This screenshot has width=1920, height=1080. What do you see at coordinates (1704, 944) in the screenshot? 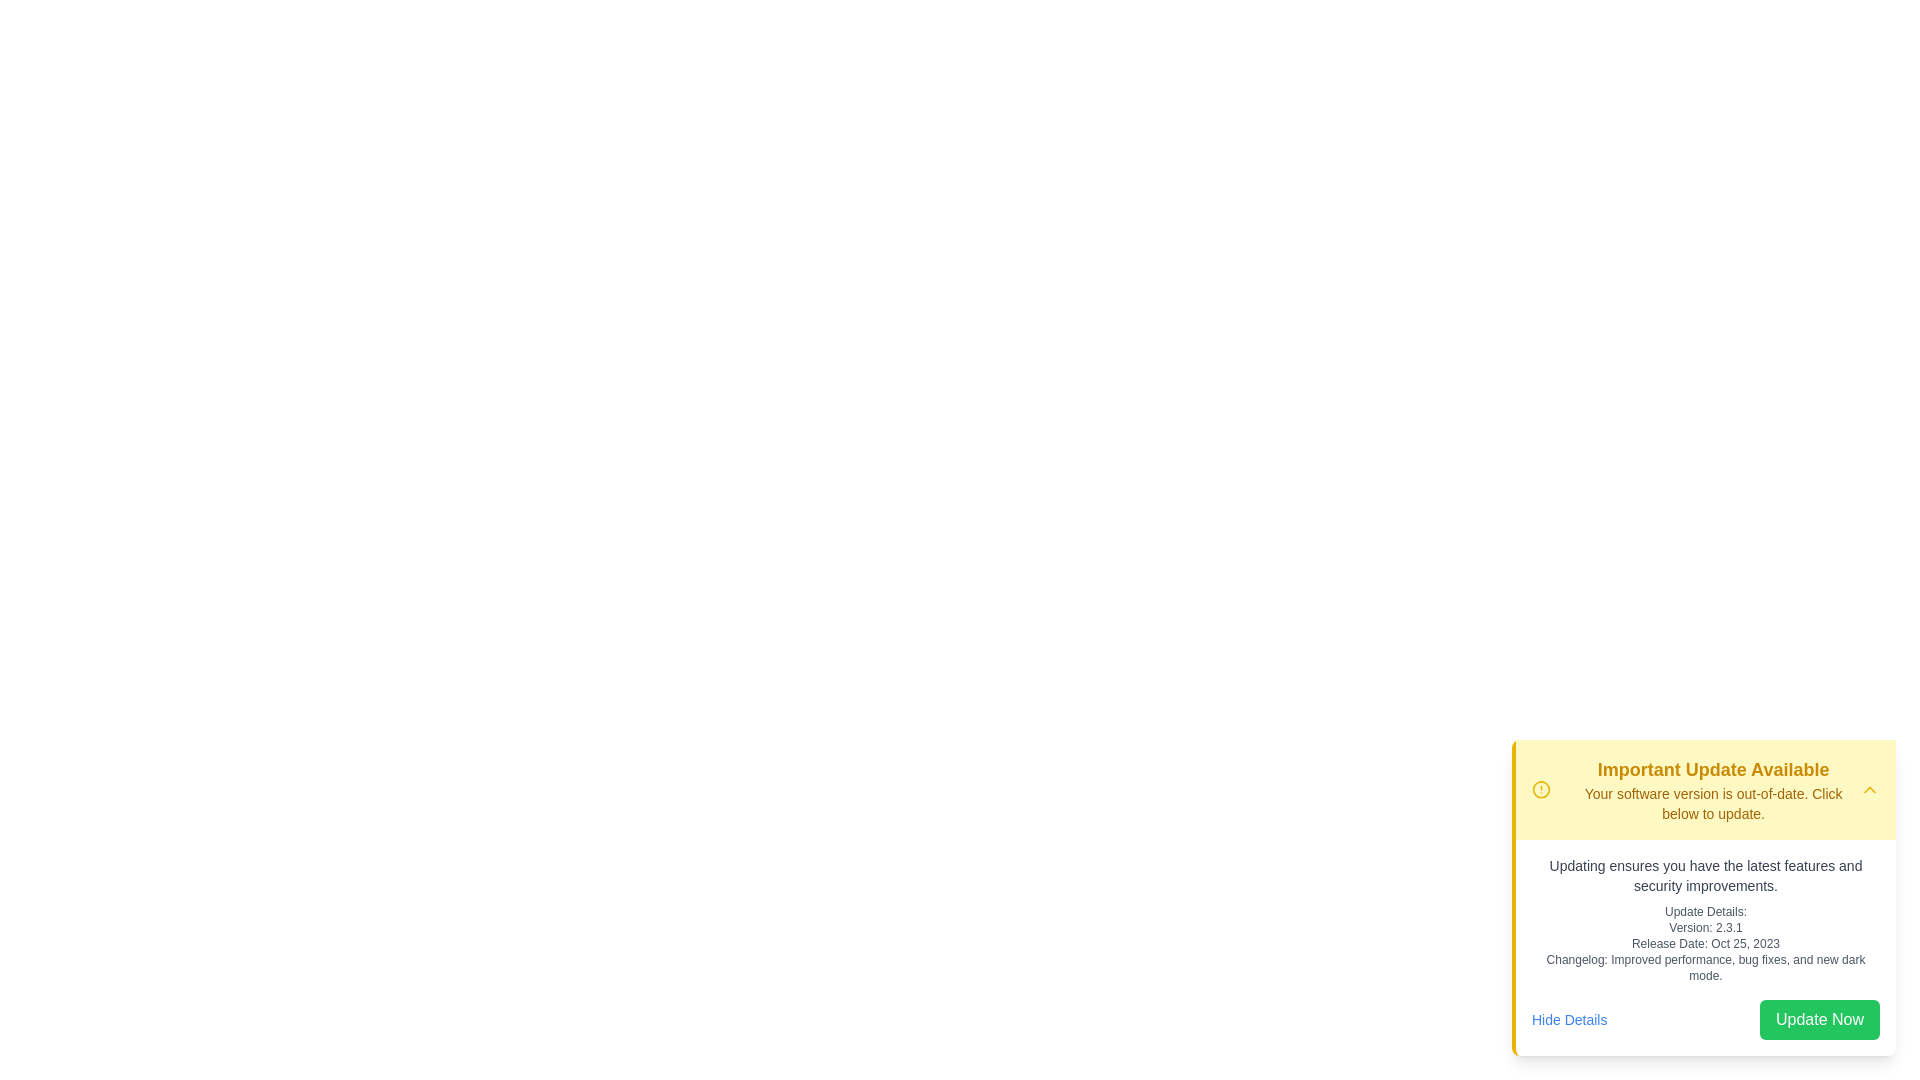
I see `the text label that provides information about the release date of the software version, positioned below 'Version: 2.3.1' and above the changelog description` at bounding box center [1704, 944].